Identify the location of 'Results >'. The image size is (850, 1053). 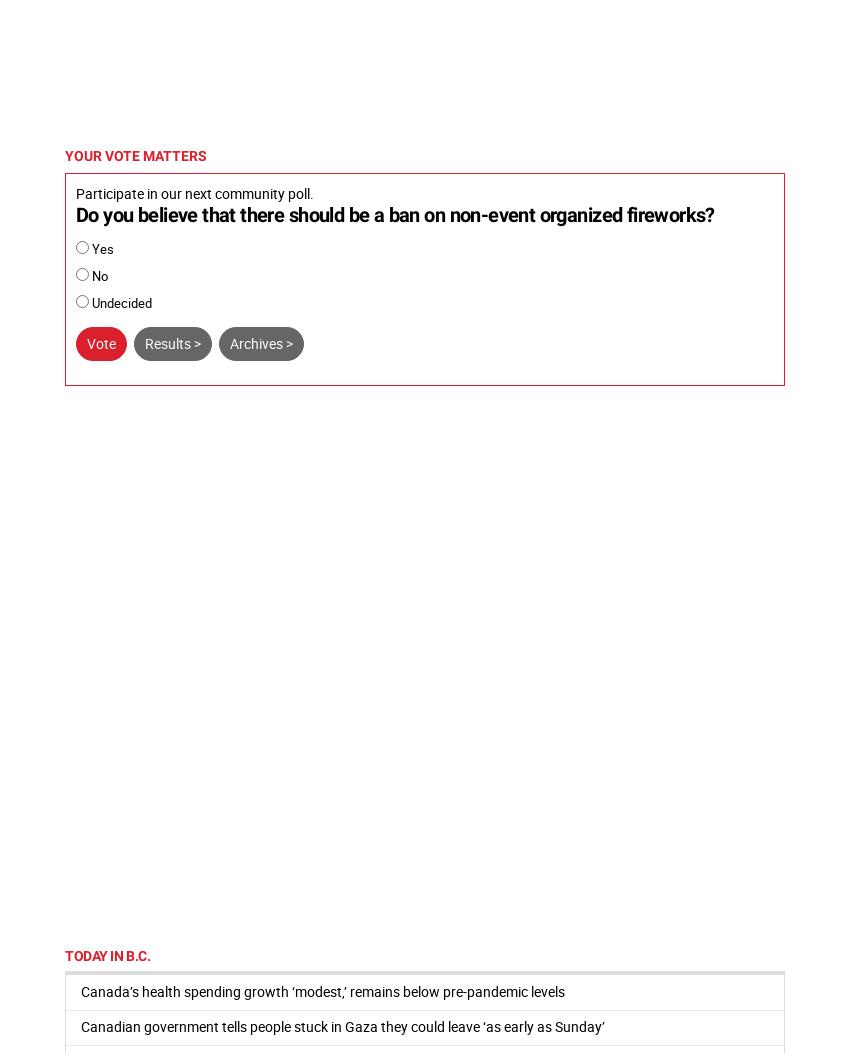
(145, 341).